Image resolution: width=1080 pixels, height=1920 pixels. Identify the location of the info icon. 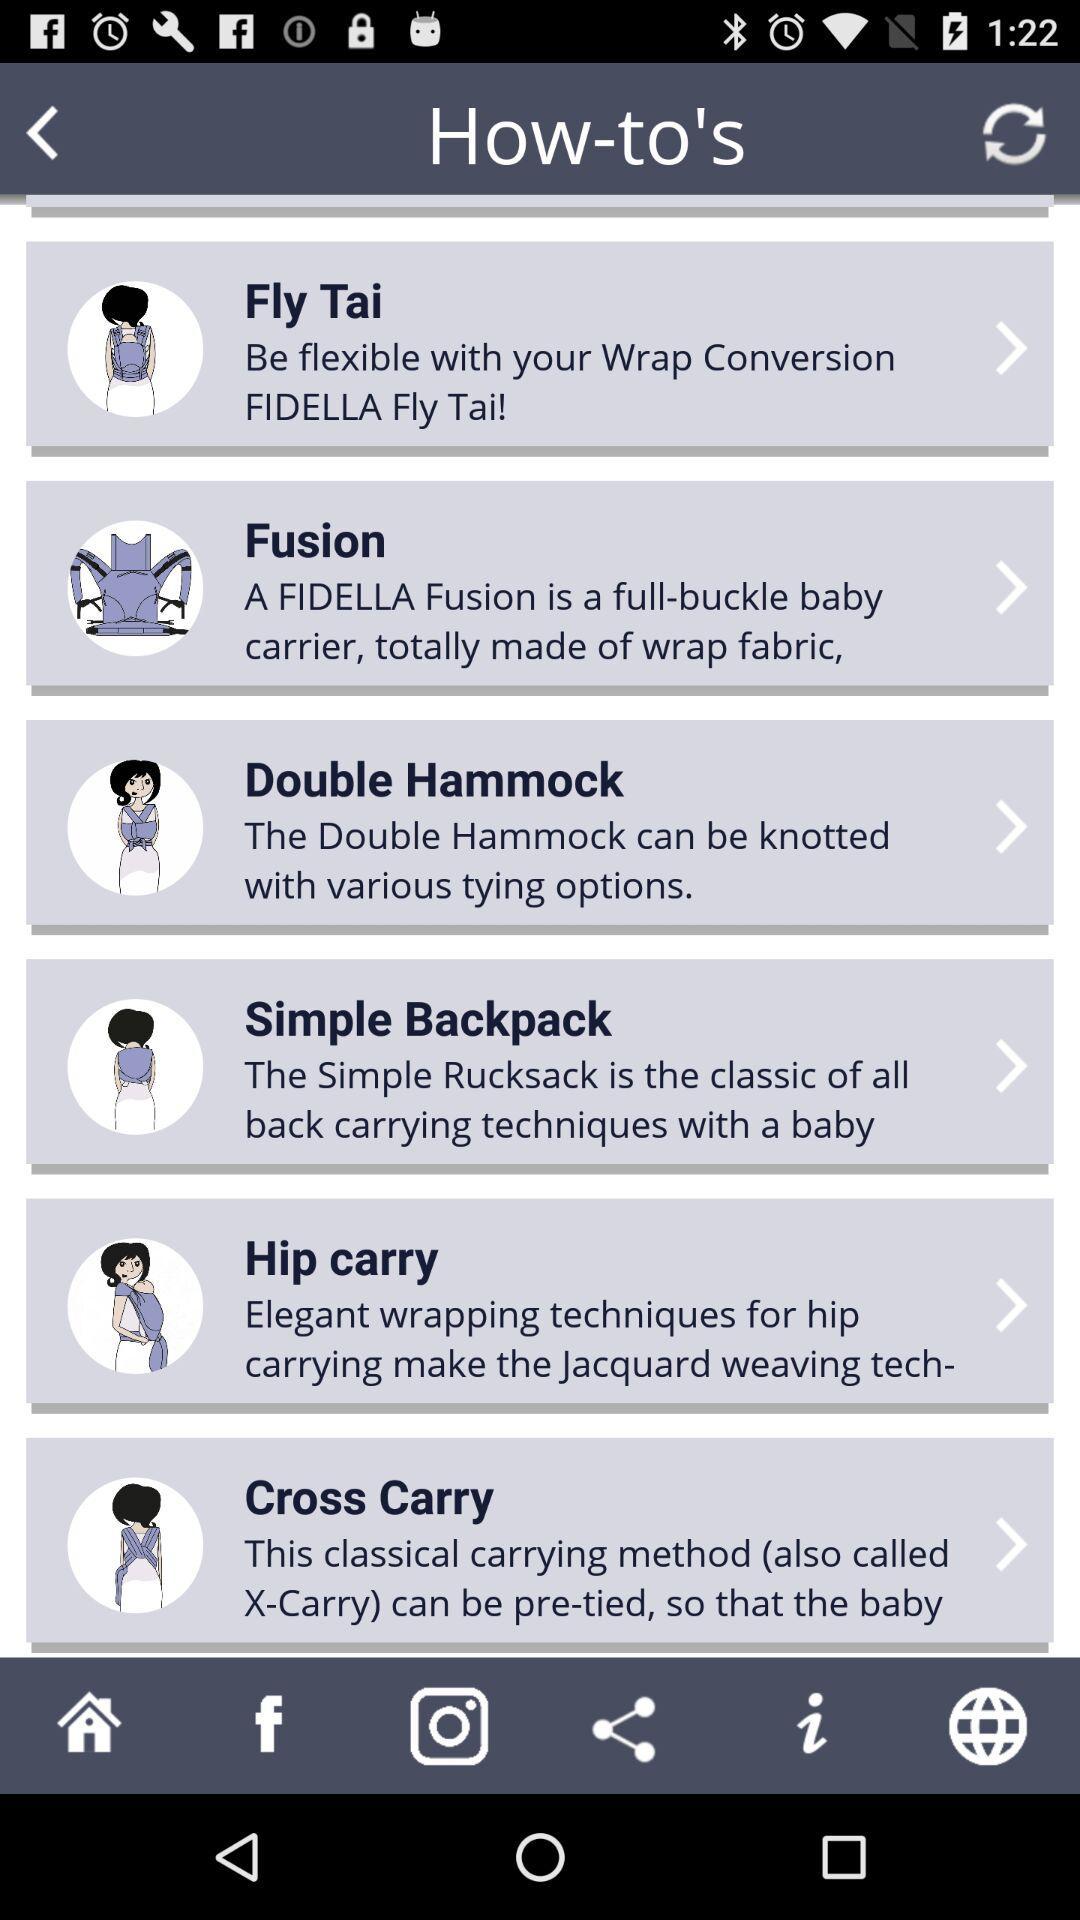
(810, 1846).